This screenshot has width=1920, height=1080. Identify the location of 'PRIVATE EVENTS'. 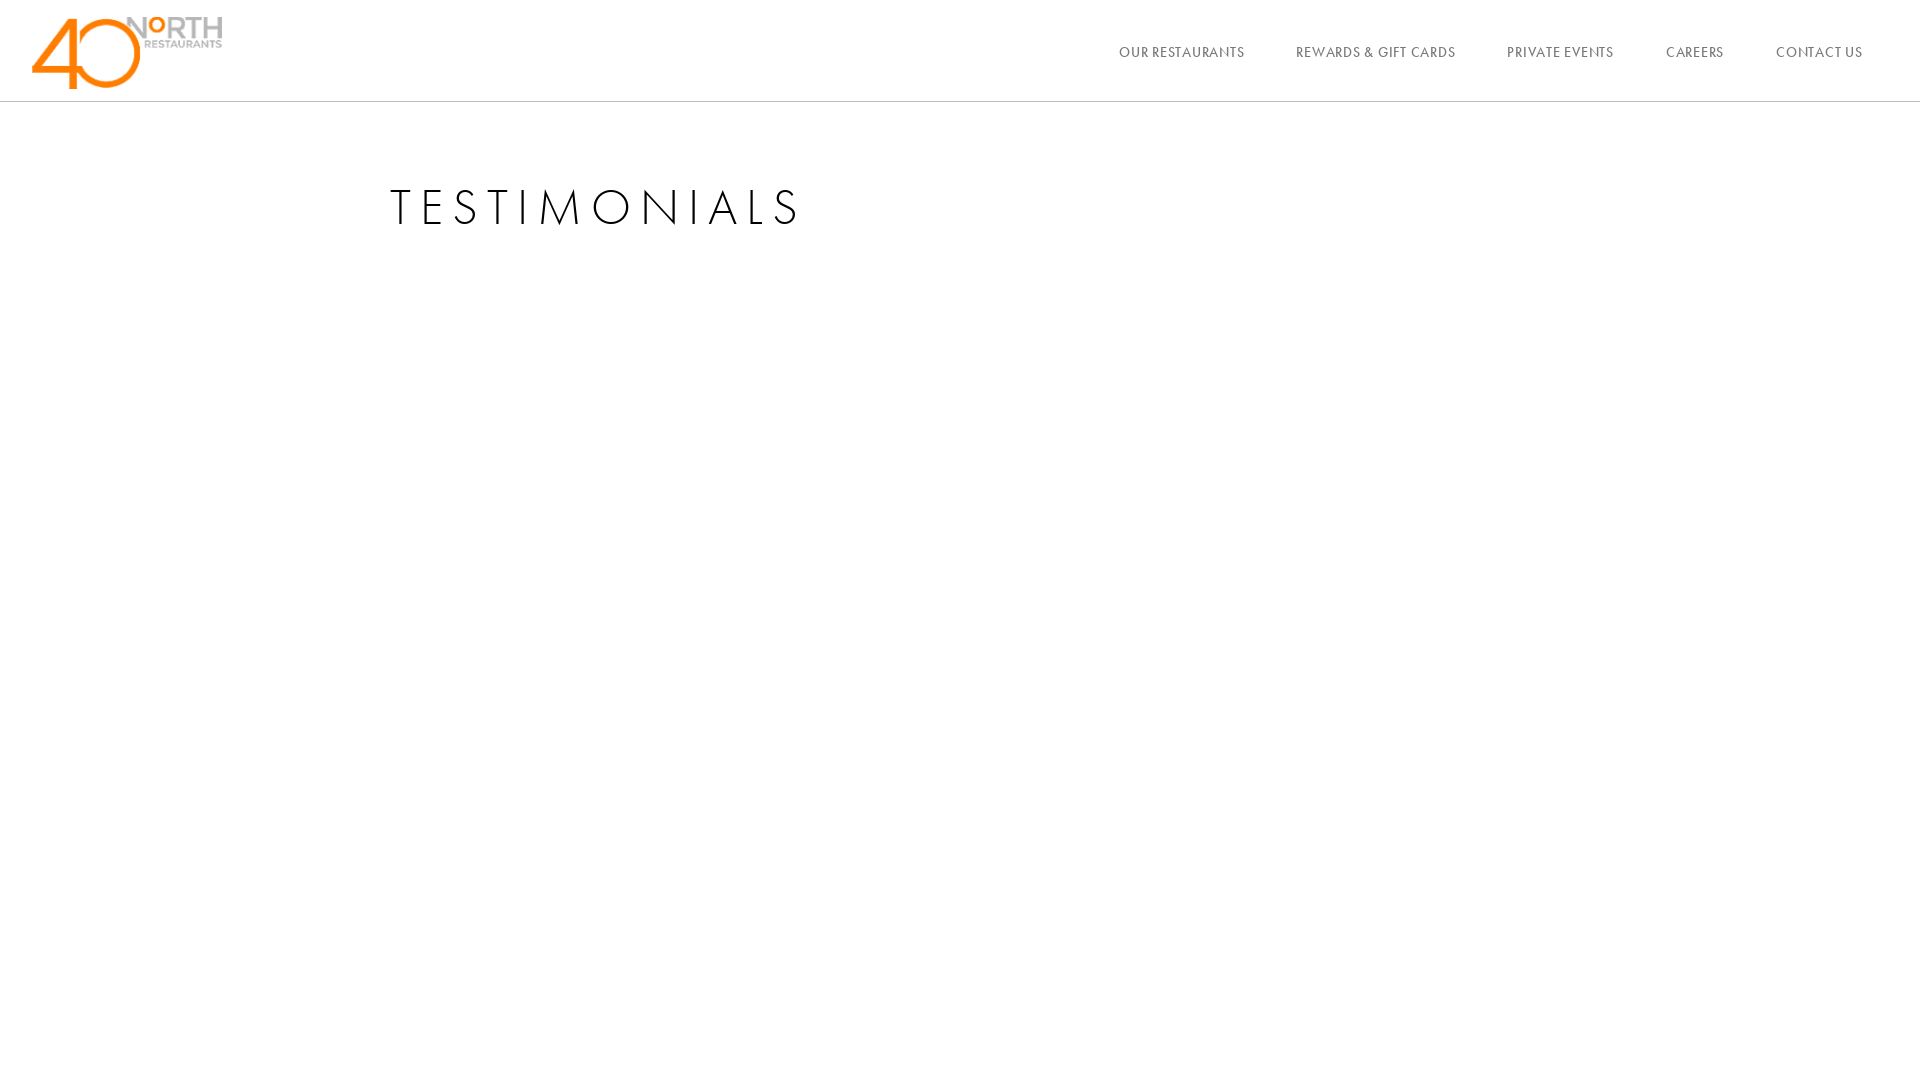
(1559, 50).